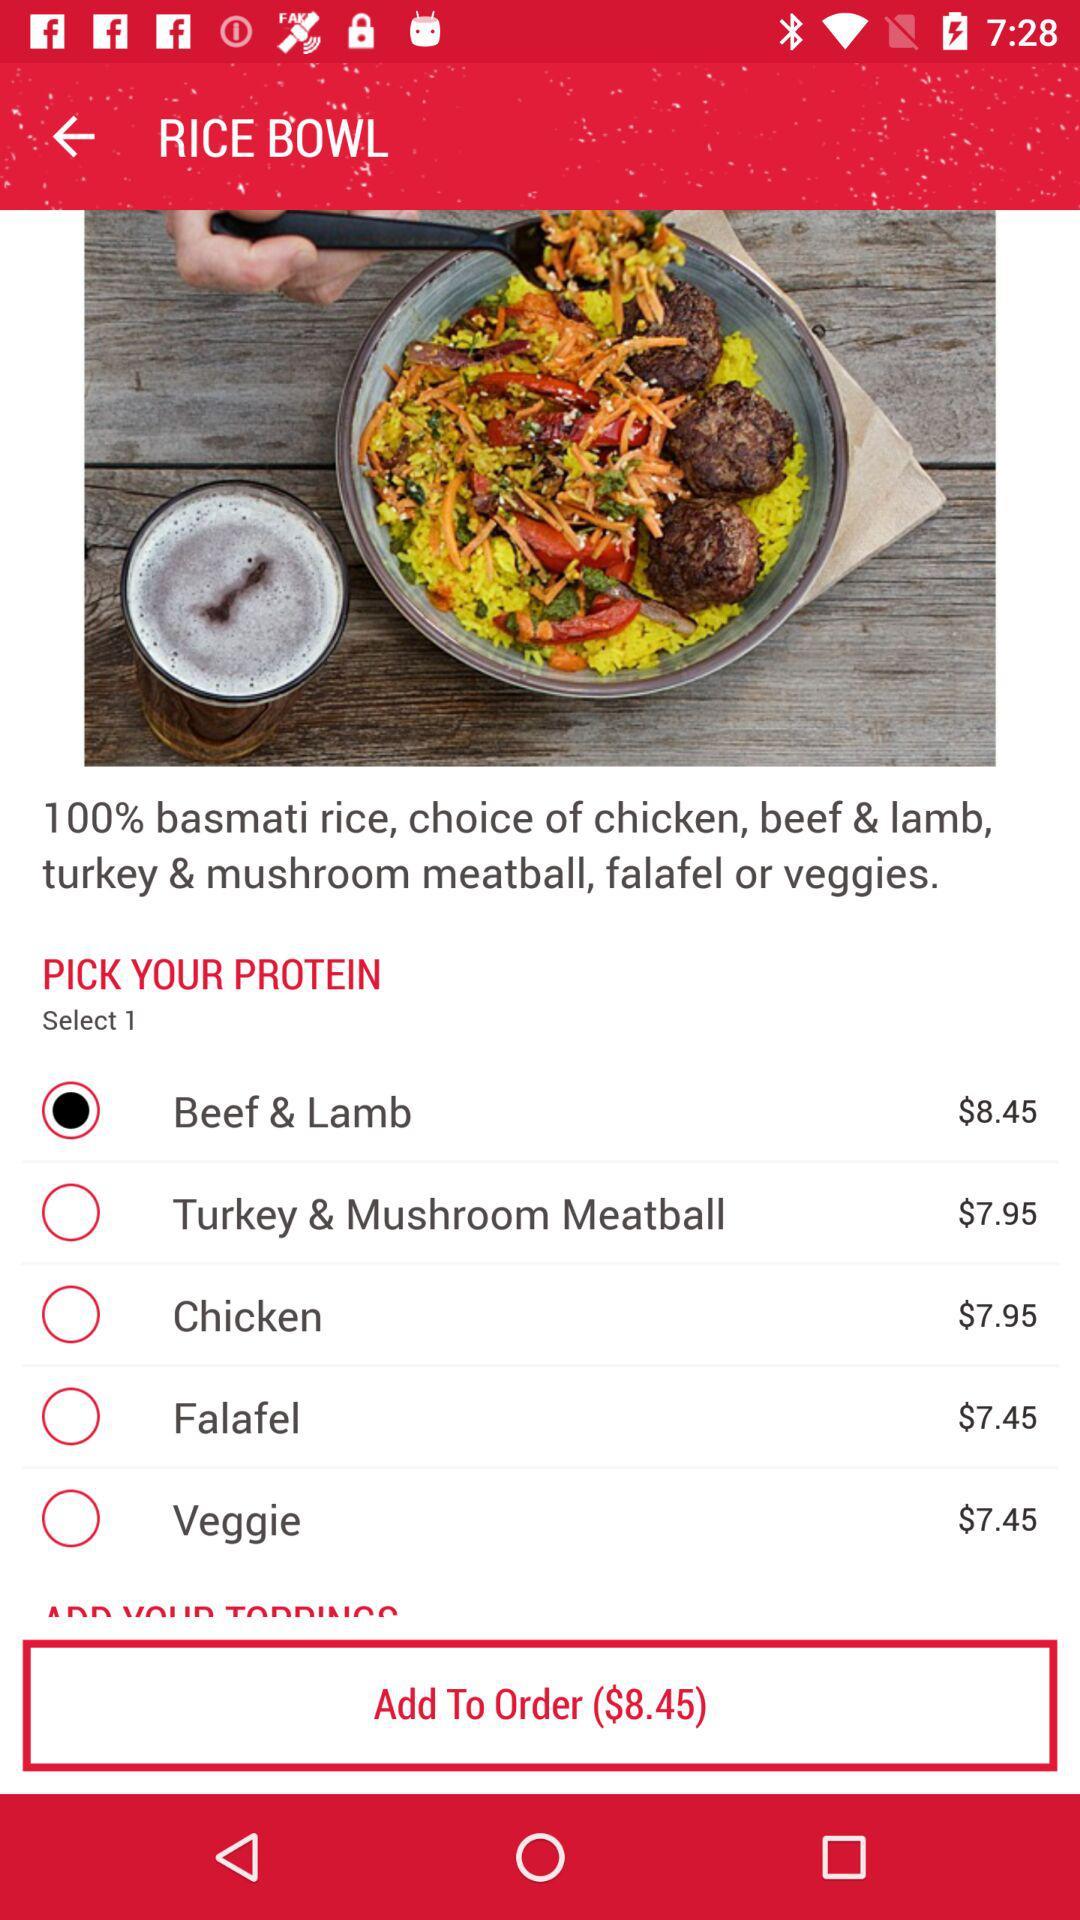 This screenshot has height=1920, width=1080. I want to click on the item next to the $7.45, so click(554, 1518).